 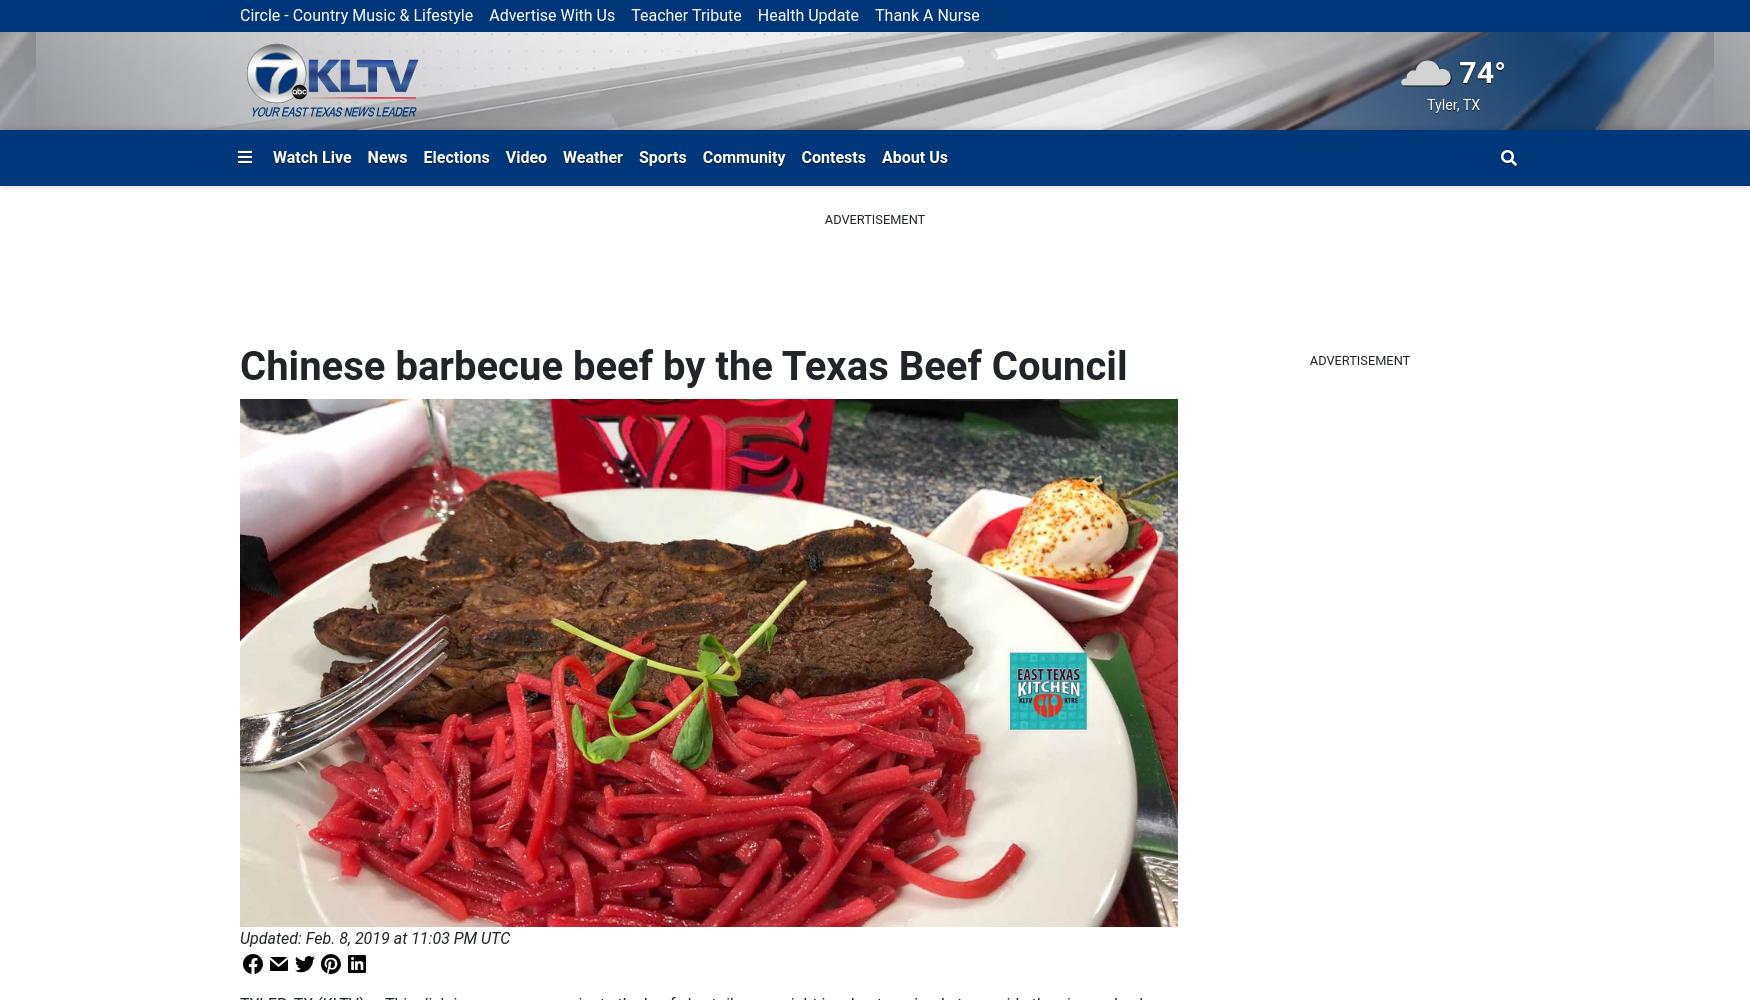 I want to click on 'Advertise With Us', so click(x=550, y=15).